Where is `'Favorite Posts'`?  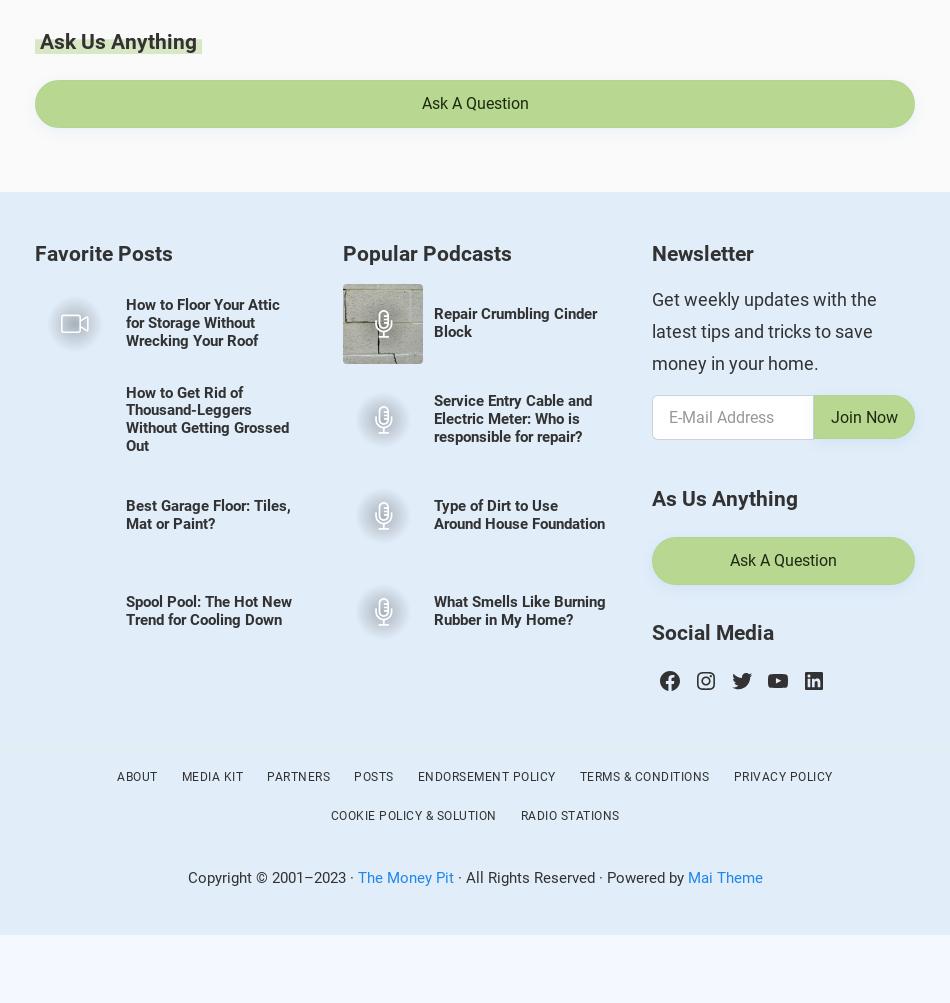 'Favorite Posts' is located at coordinates (104, 253).